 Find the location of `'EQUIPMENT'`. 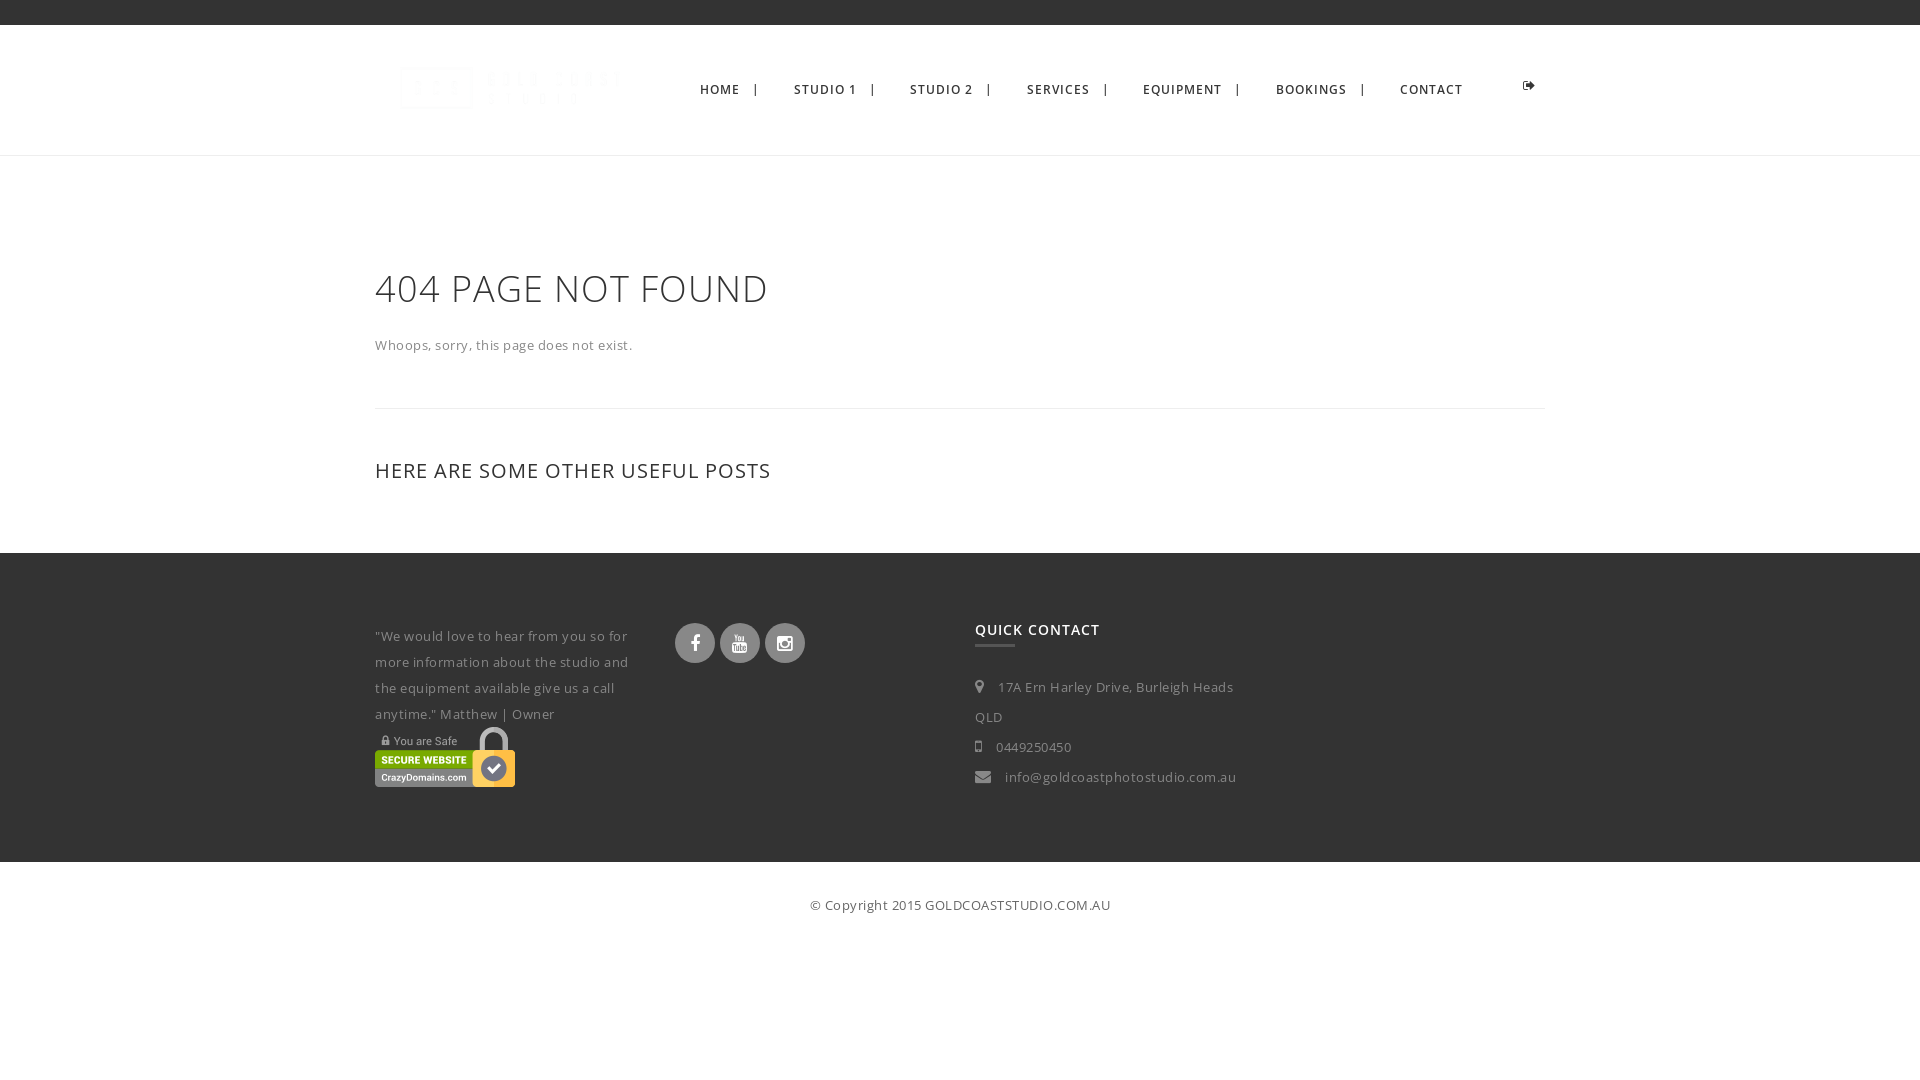

'EQUIPMENT' is located at coordinates (1123, 88).